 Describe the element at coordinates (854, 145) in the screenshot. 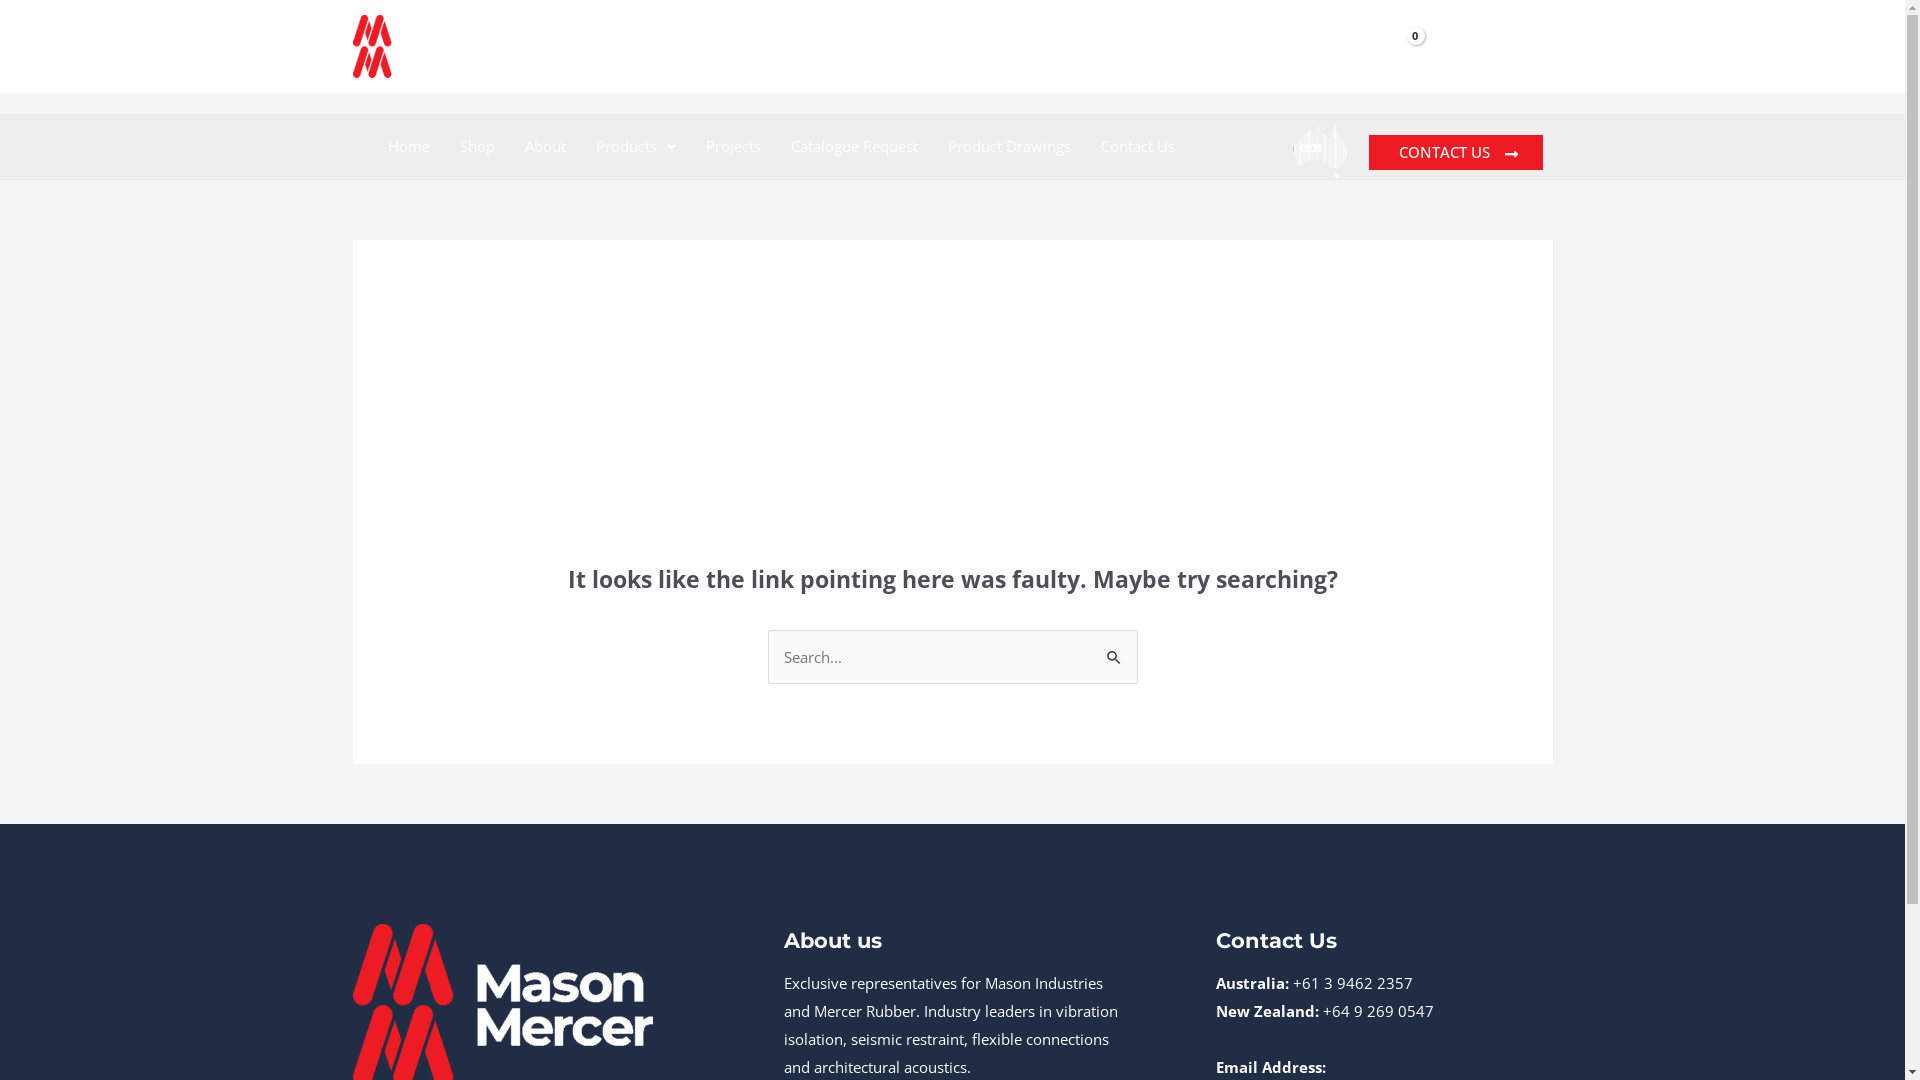

I see `'Catalogue Request'` at that location.